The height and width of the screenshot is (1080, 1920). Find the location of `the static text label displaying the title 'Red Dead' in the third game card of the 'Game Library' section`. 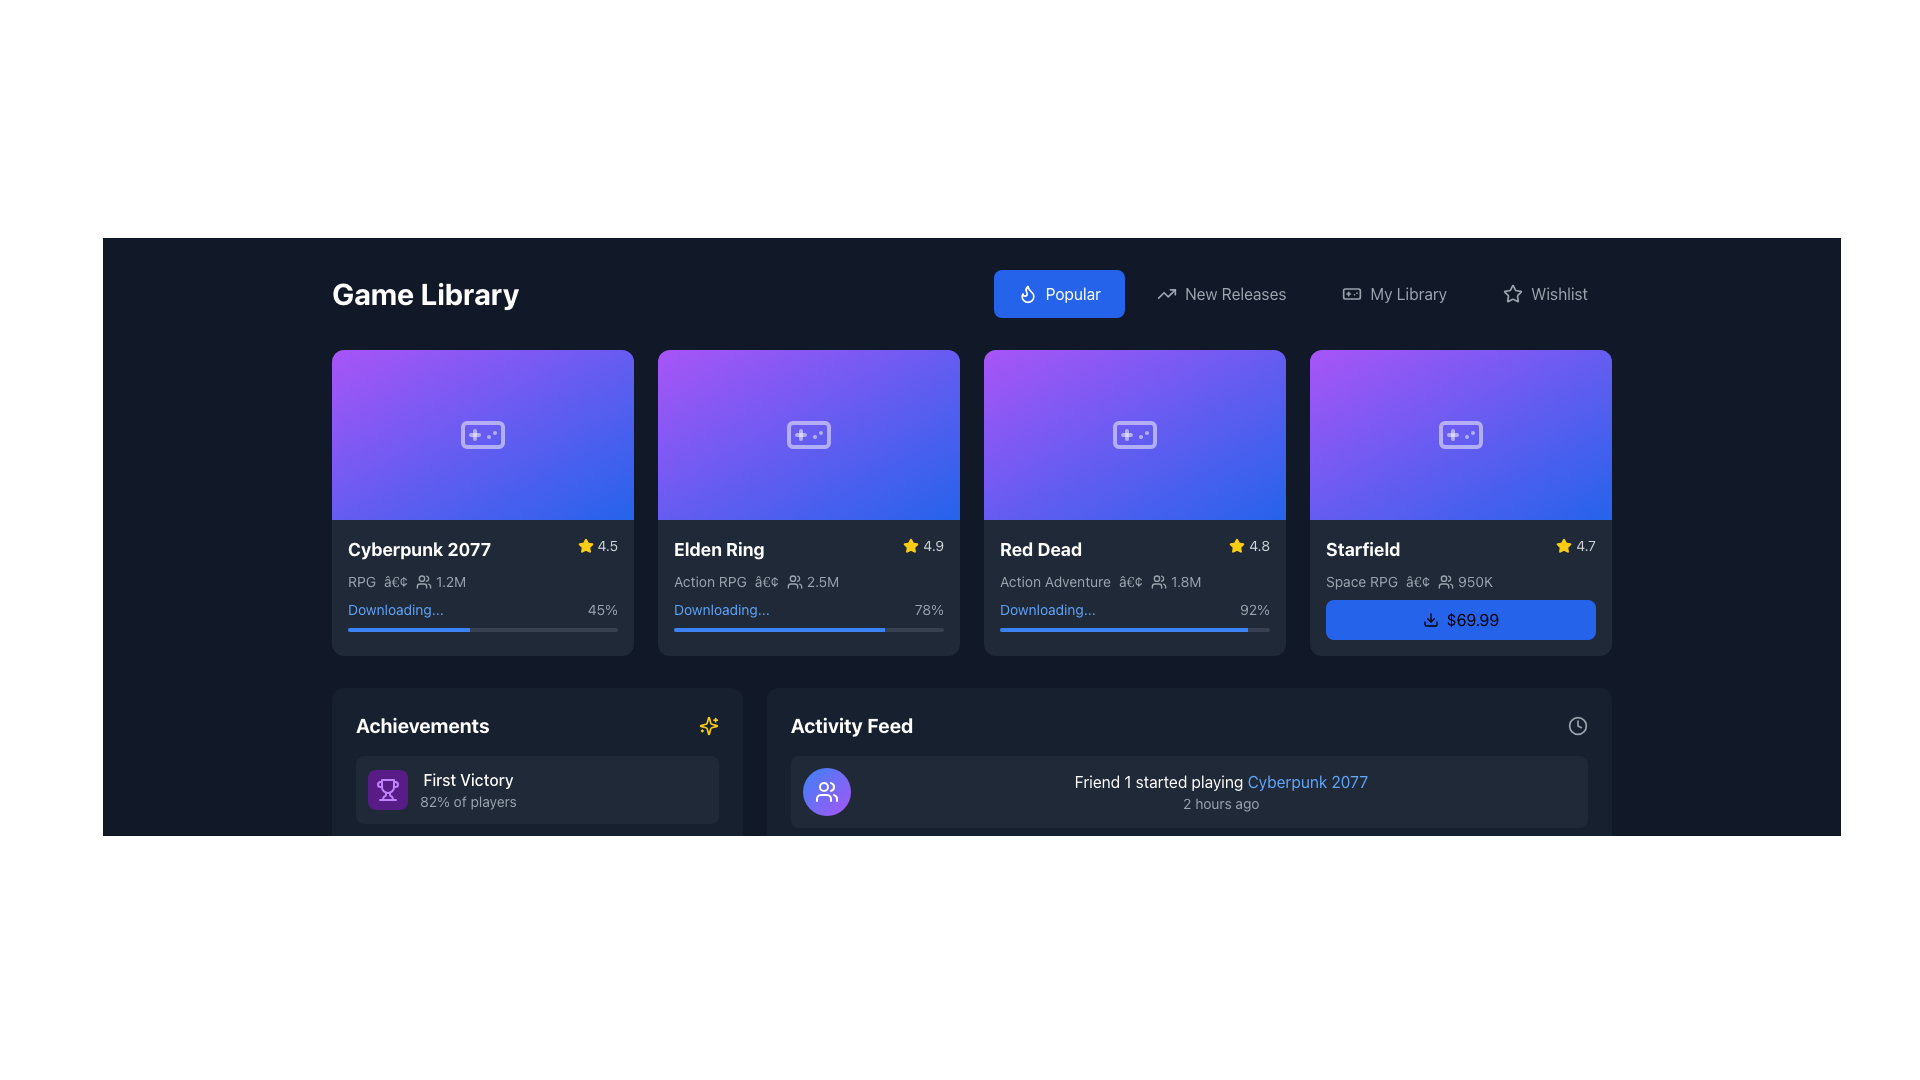

the static text label displaying the title 'Red Dead' in the third game card of the 'Game Library' section is located at coordinates (1040, 549).